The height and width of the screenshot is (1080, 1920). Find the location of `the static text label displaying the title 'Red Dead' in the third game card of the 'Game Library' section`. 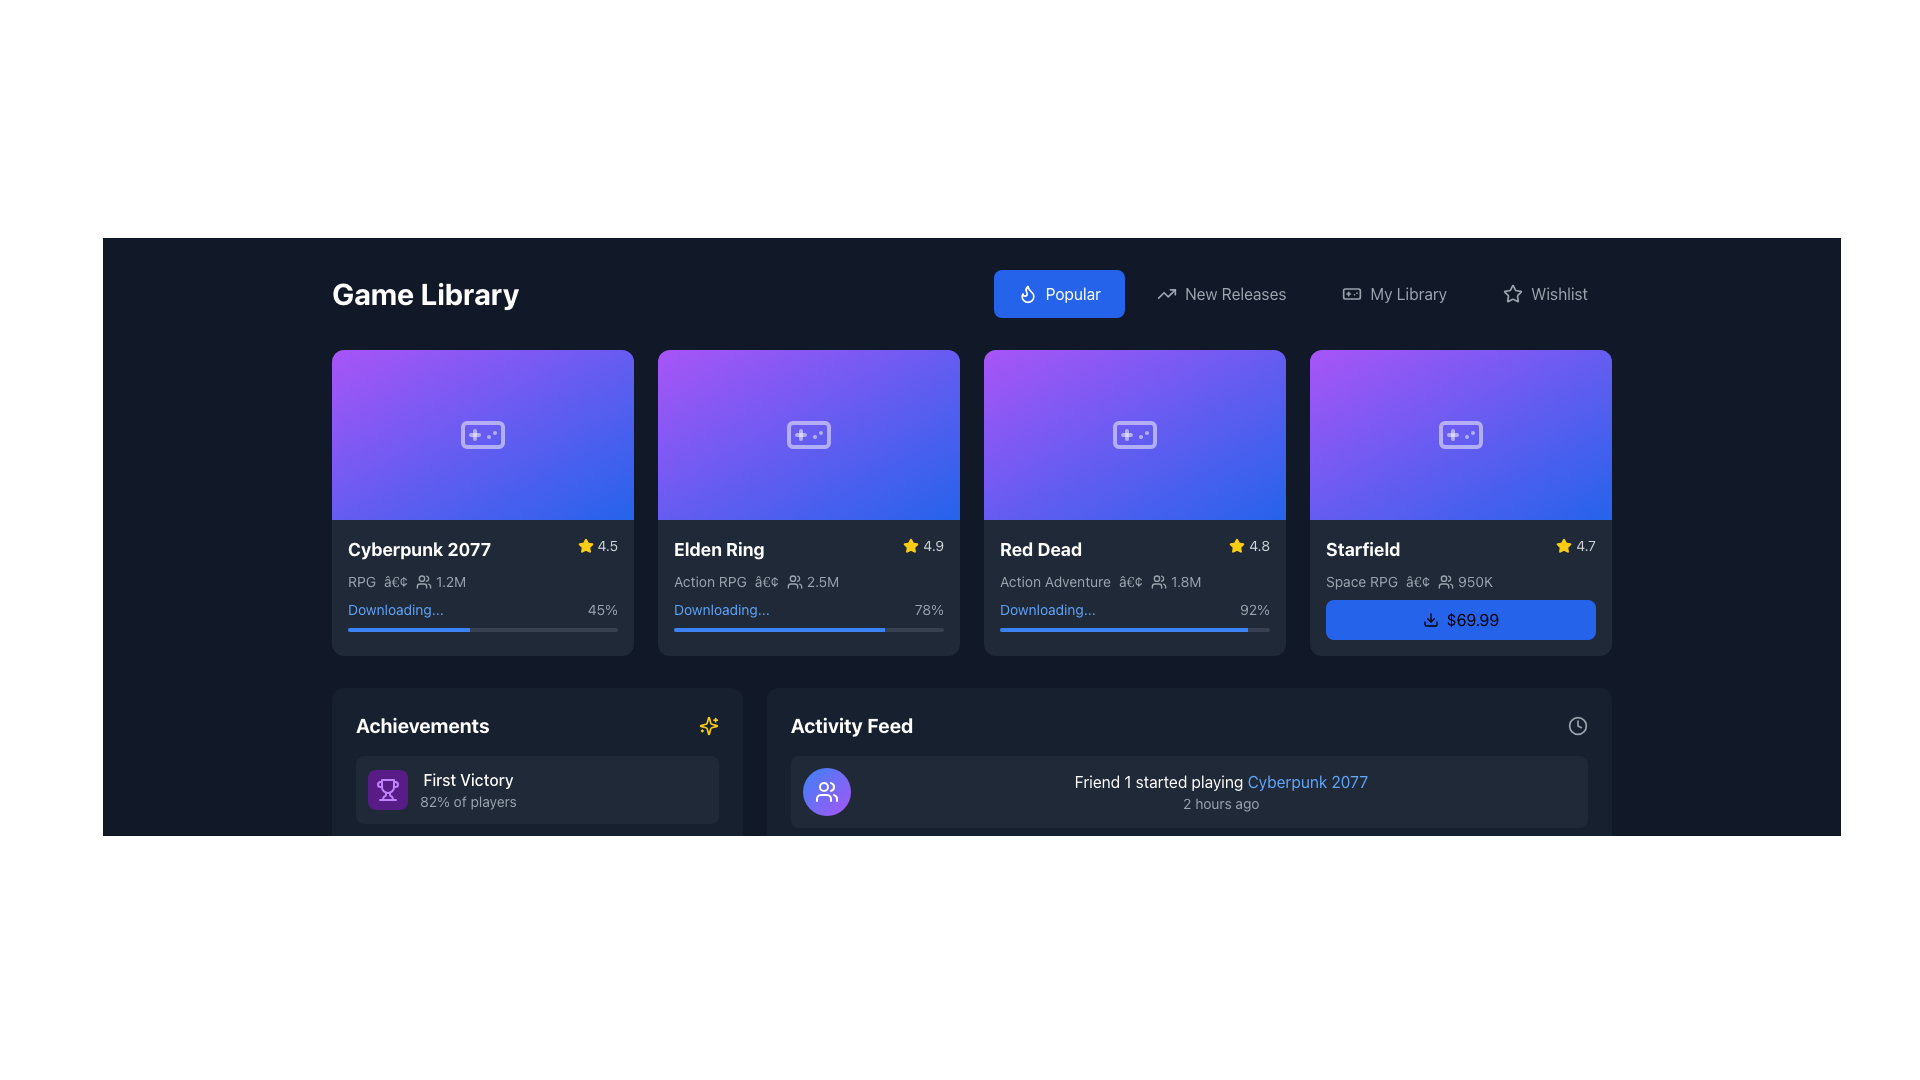

the static text label displaying the title 'Red Dead' in the third game card of the 'Game Library' section is located at coordinates (1040, 549).